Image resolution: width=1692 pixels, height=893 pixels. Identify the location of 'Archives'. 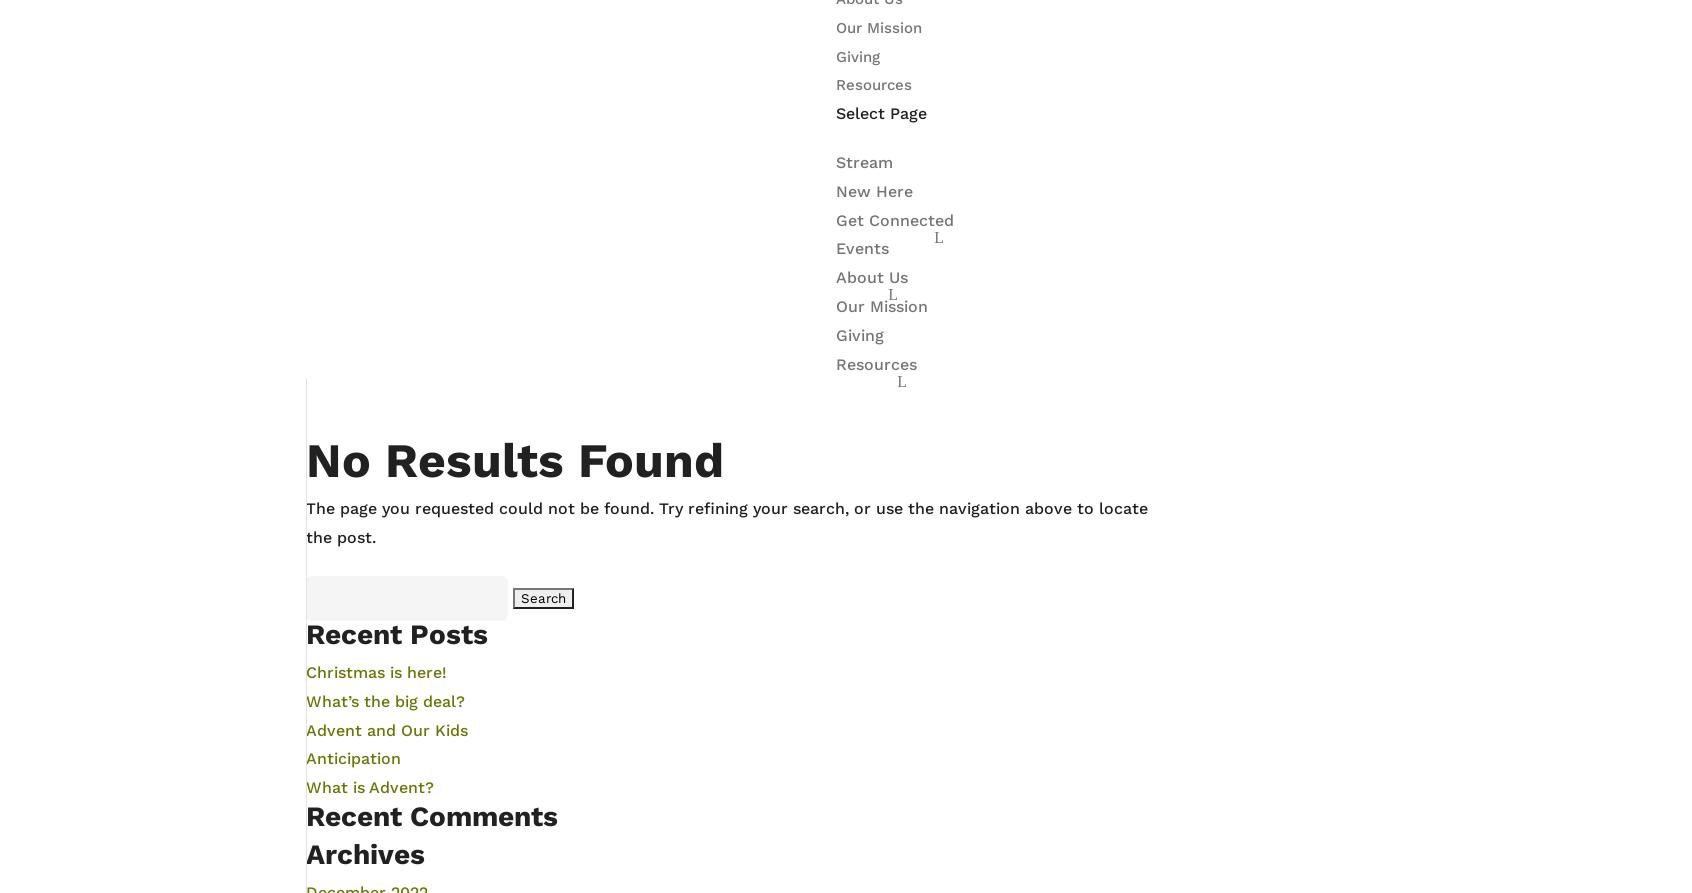
(305, 852).